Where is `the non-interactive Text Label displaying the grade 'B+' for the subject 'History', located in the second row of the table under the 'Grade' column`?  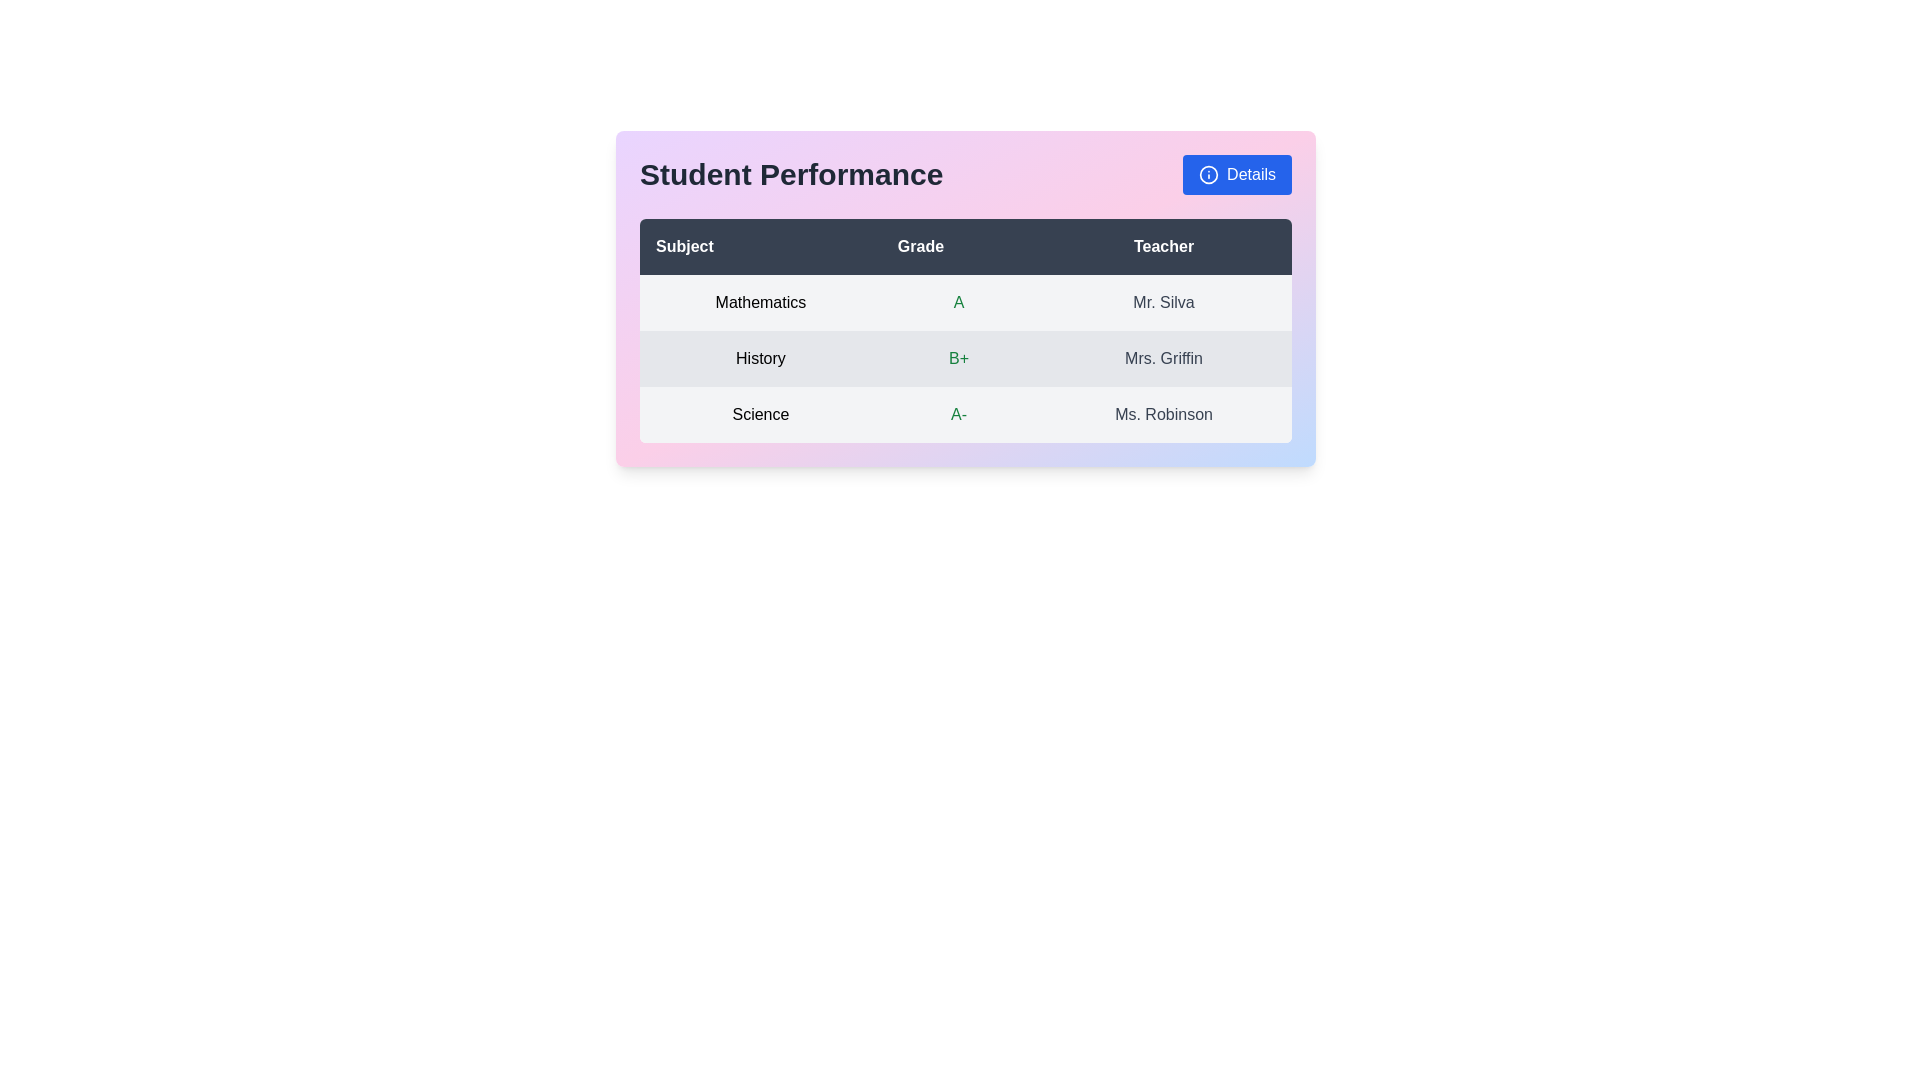
the non-interactive Text Label displaying the grade 'B+' for the subject 'History', located in the second row of the table under the 'Grade' column is located at coordinates (958, 357).